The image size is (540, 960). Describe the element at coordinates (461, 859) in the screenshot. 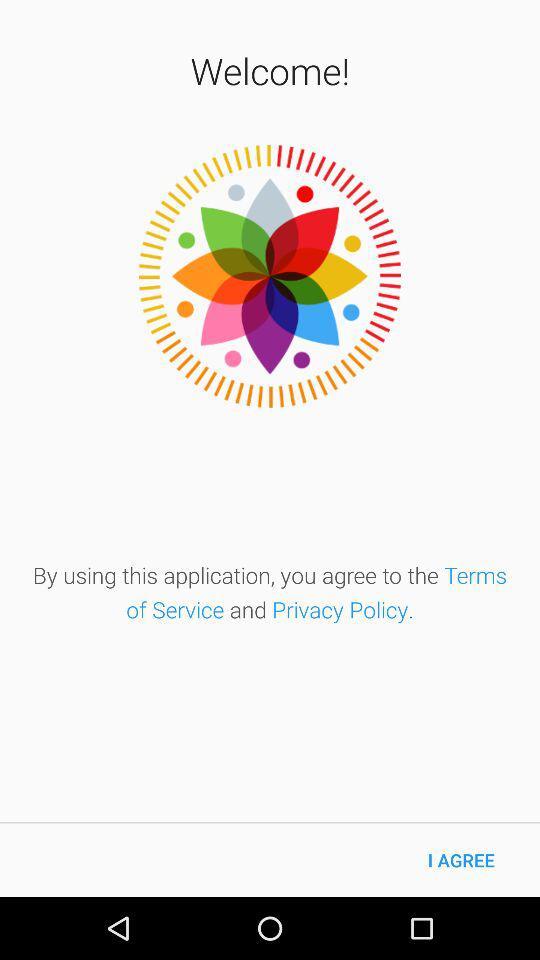

I see `the i agree` at that location.